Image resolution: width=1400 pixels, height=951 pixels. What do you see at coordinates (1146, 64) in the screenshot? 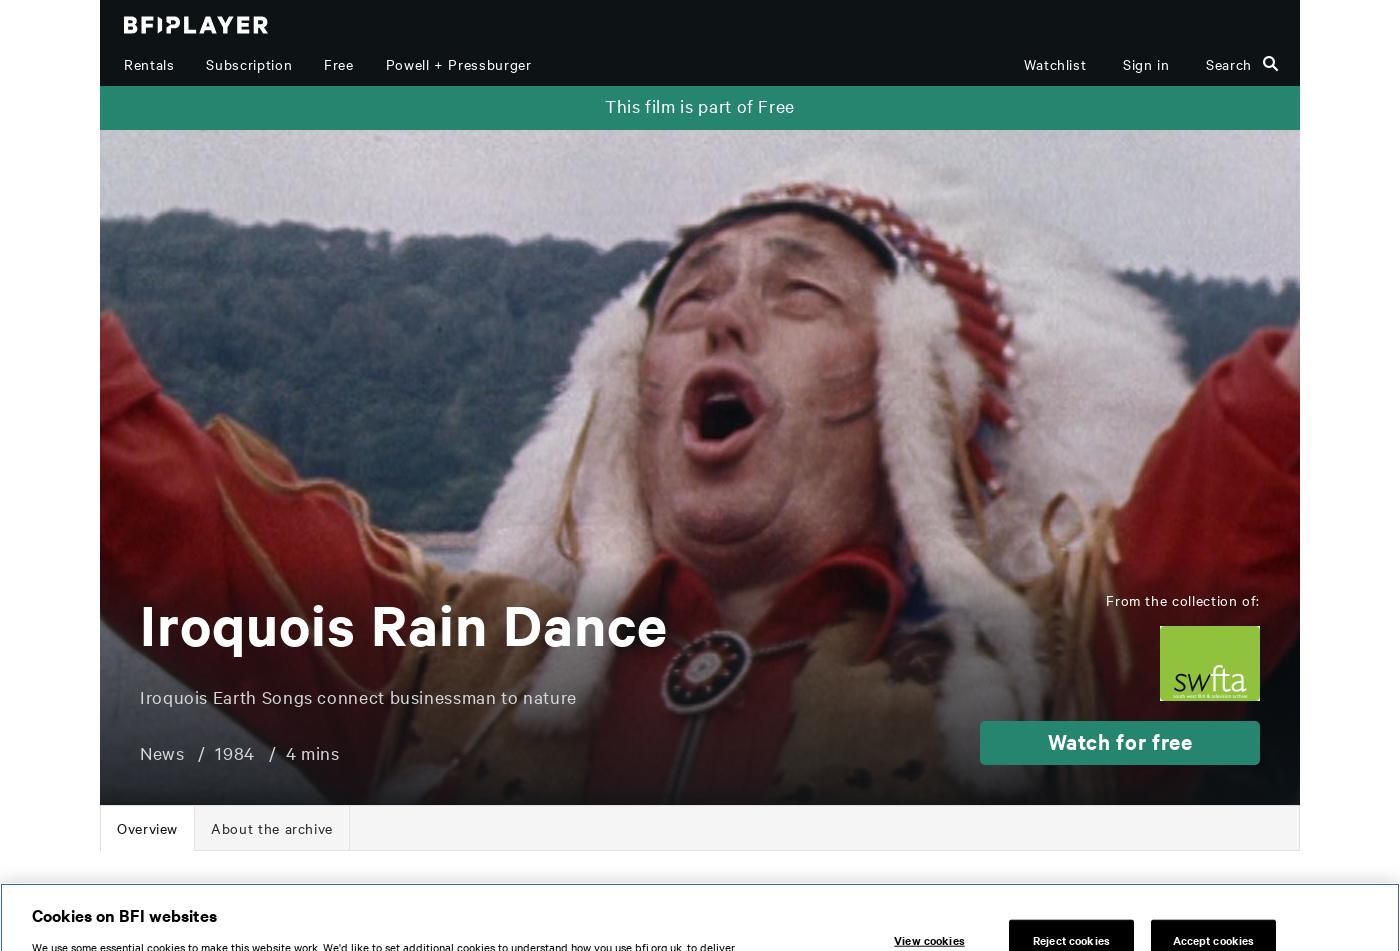
I see `'Sign in'` at bounding box center [1146, 64].